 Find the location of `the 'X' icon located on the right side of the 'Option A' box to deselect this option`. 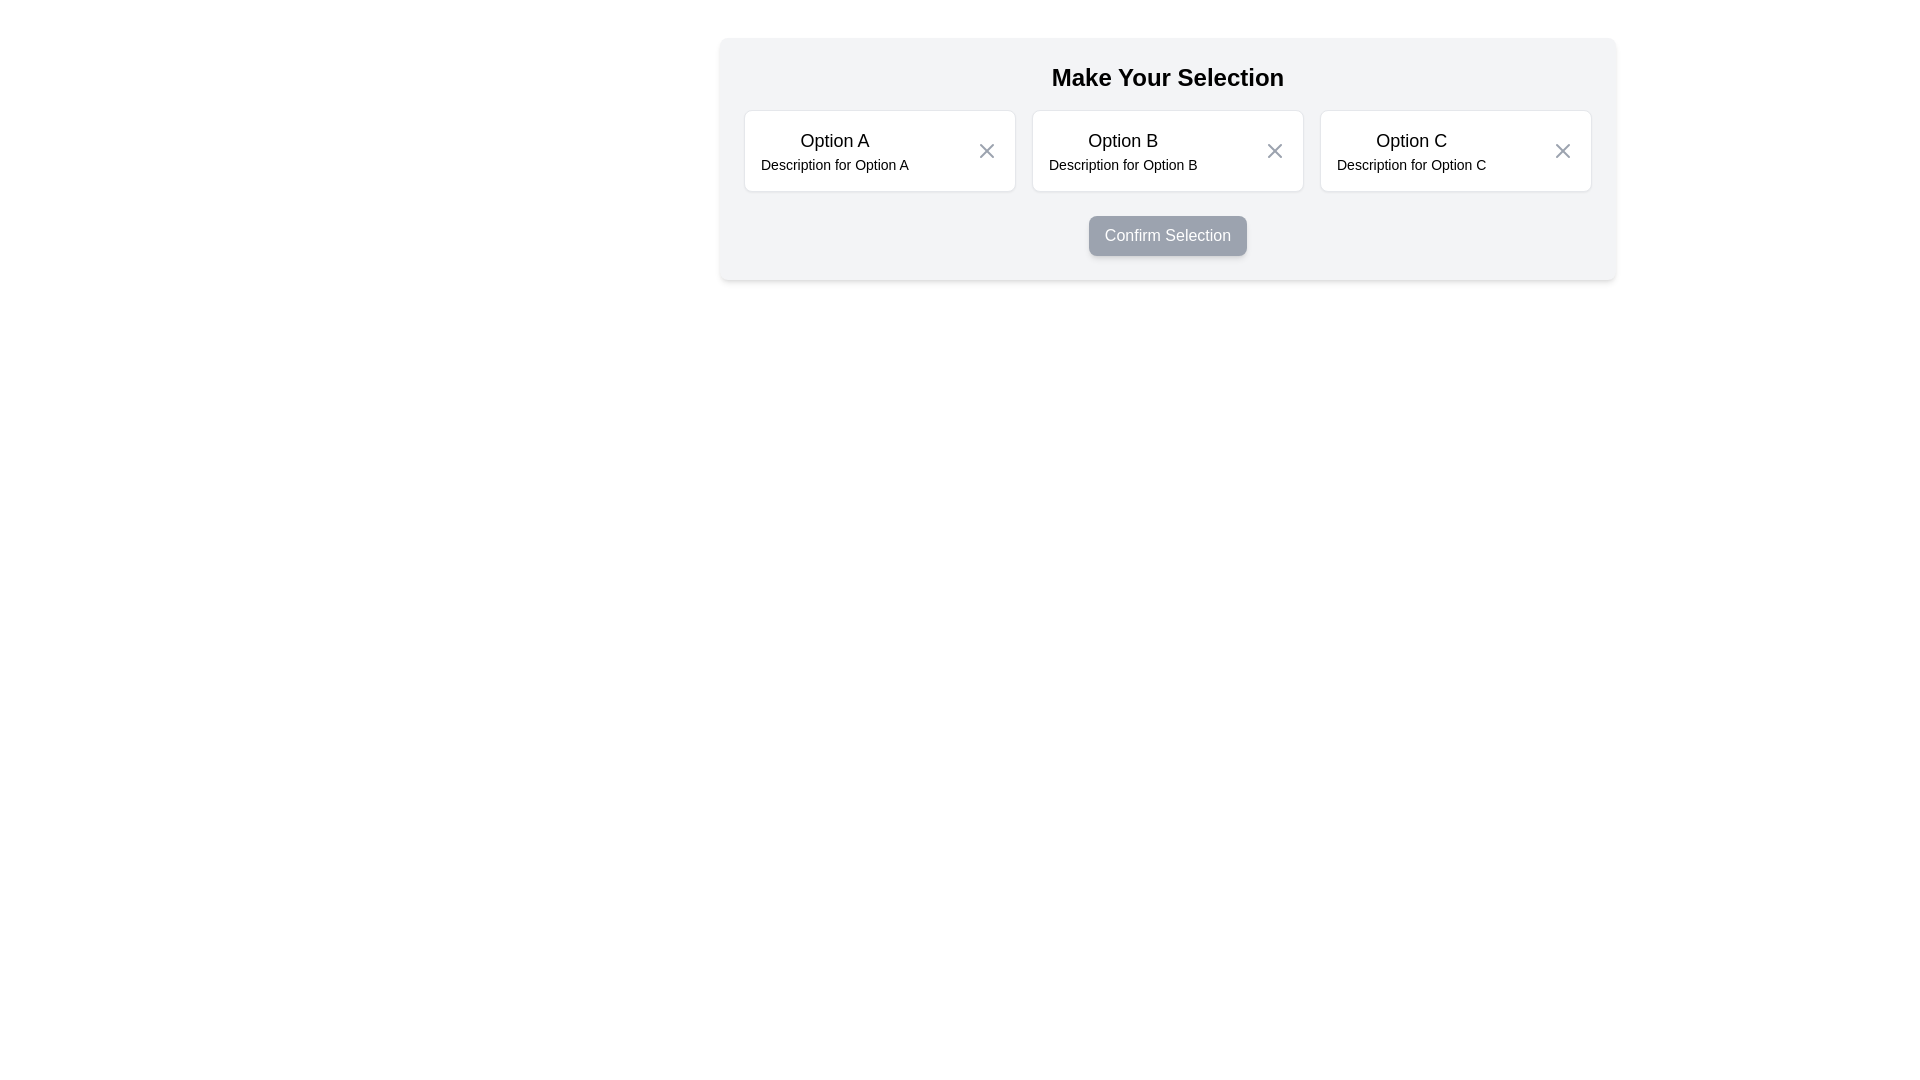

the 'X' icon located on the right side of the 'Option A' box to deselect this option is located at coordinates (987, 149).